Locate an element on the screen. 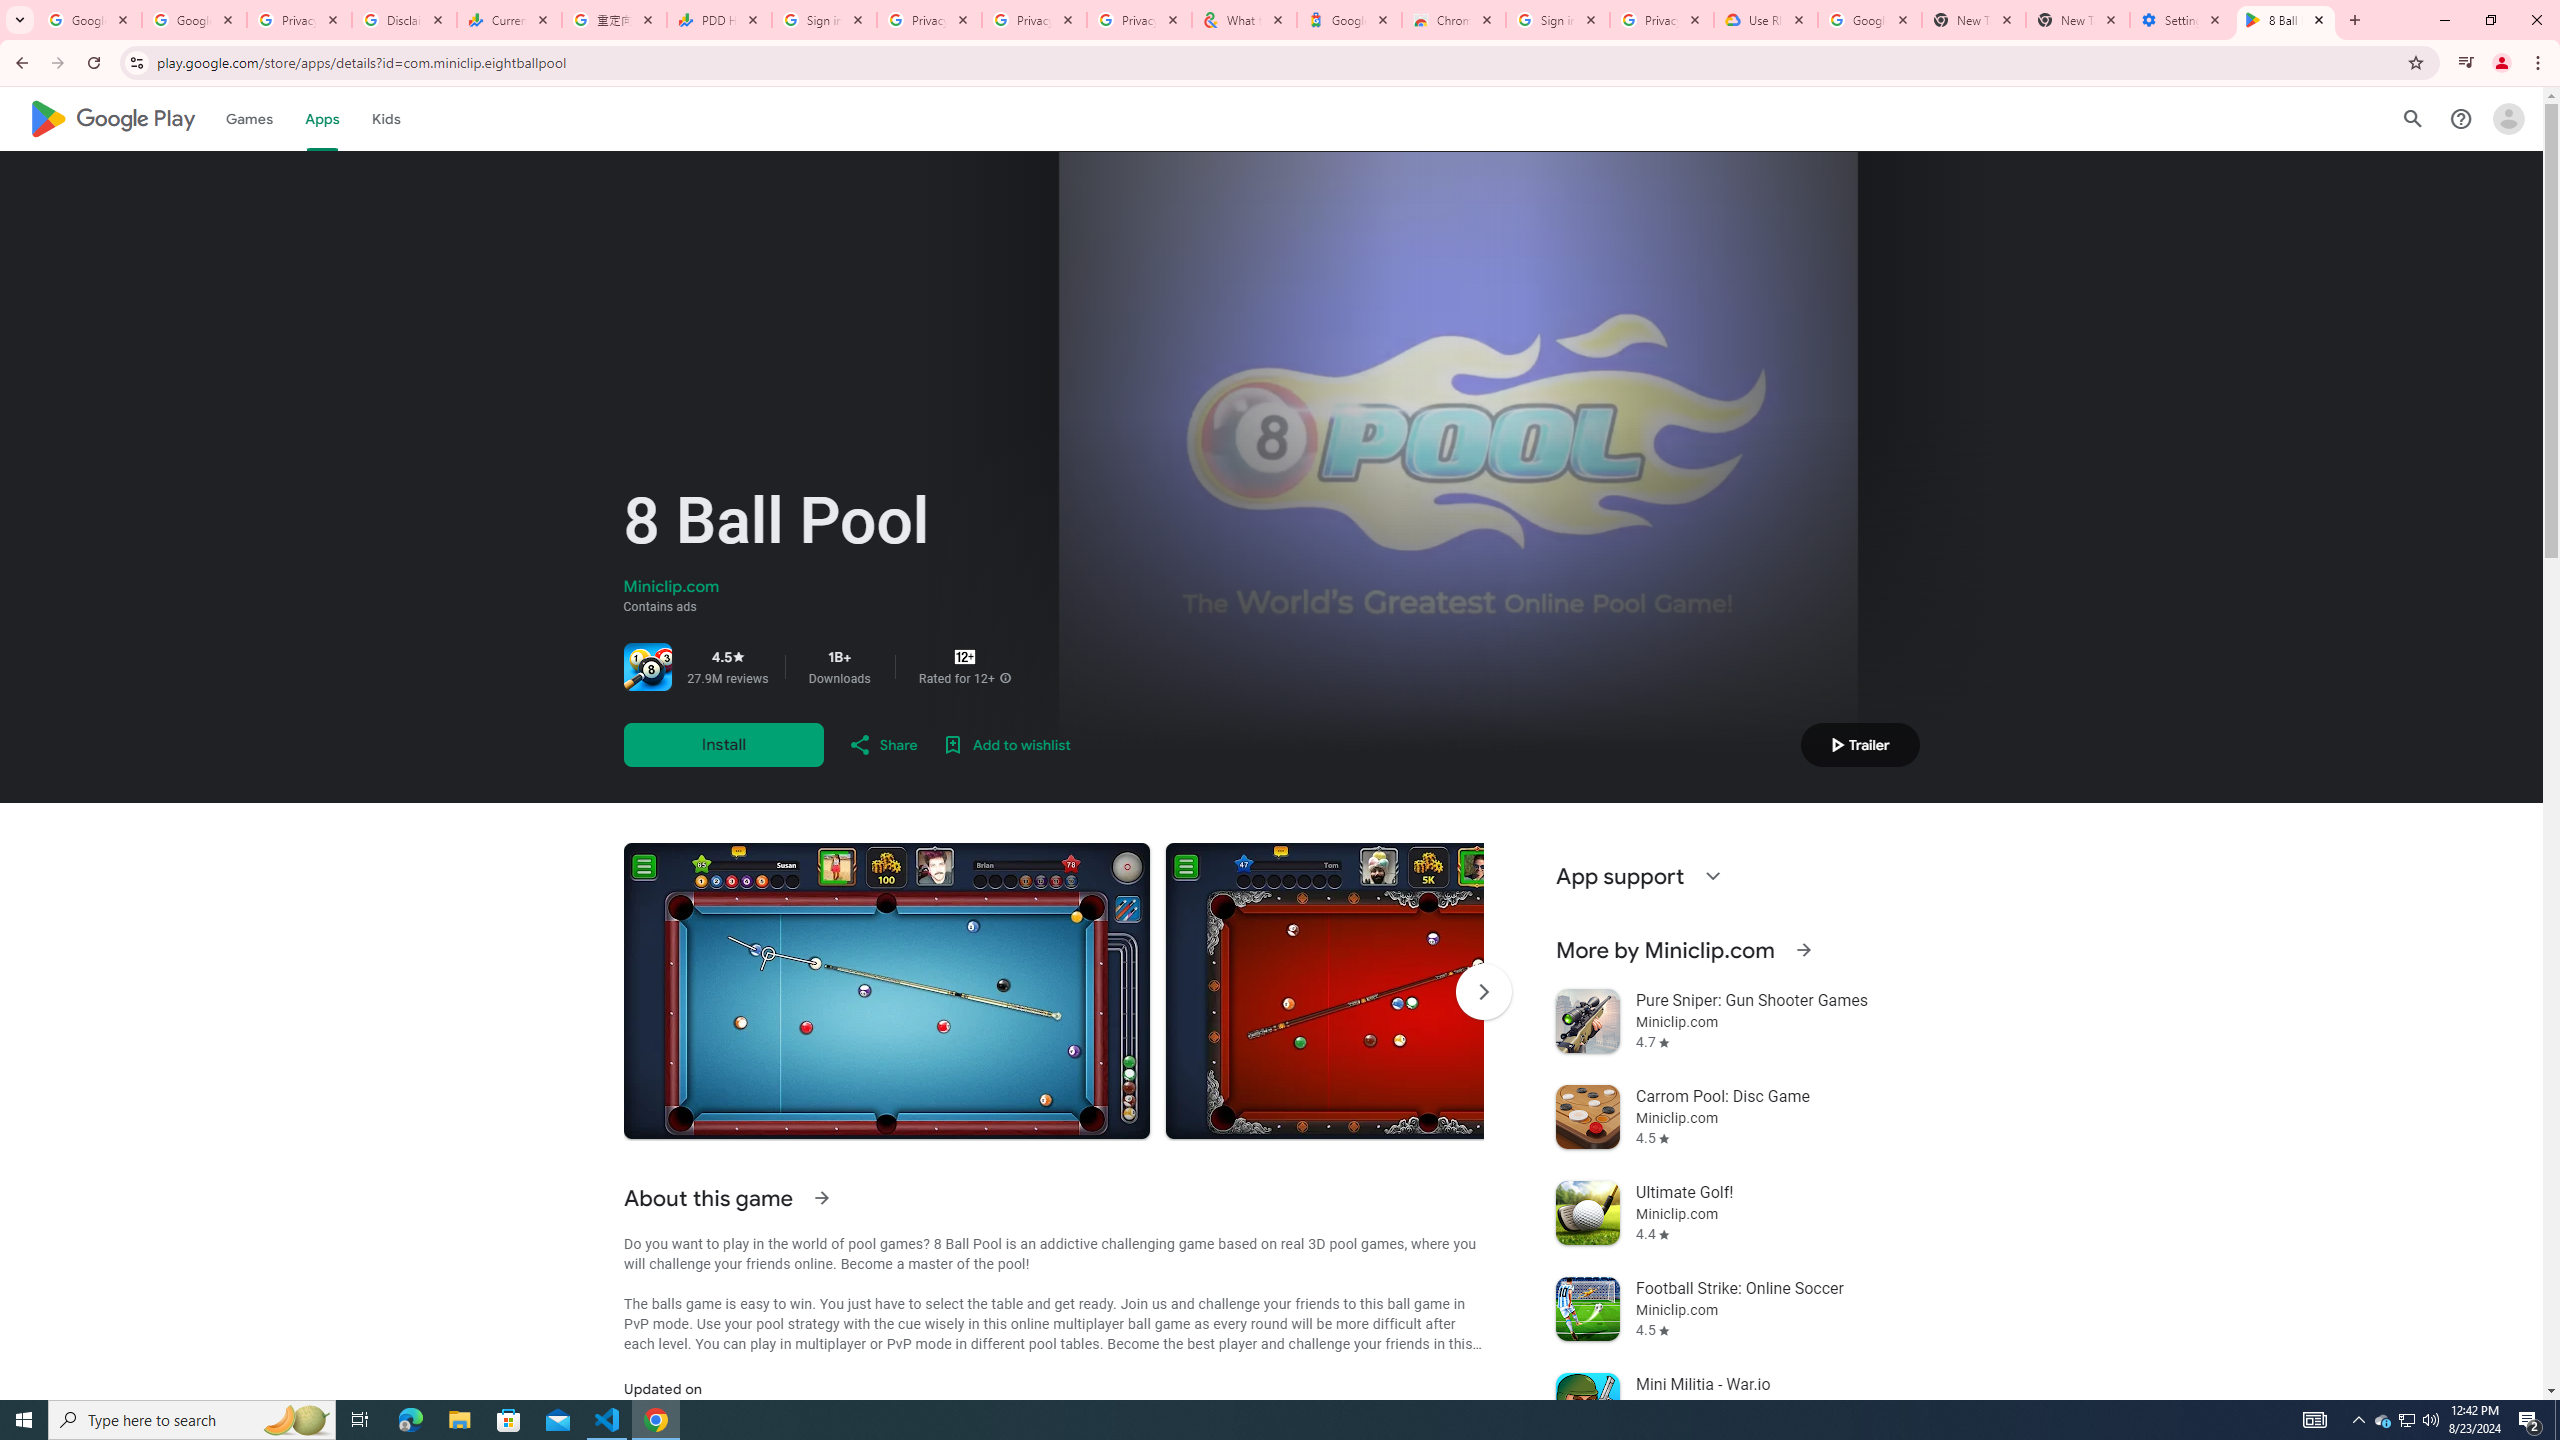 The width and height of the screenshot is (2560, 1440). 'More info about this content rating' is located at coordinates (1003, 677).